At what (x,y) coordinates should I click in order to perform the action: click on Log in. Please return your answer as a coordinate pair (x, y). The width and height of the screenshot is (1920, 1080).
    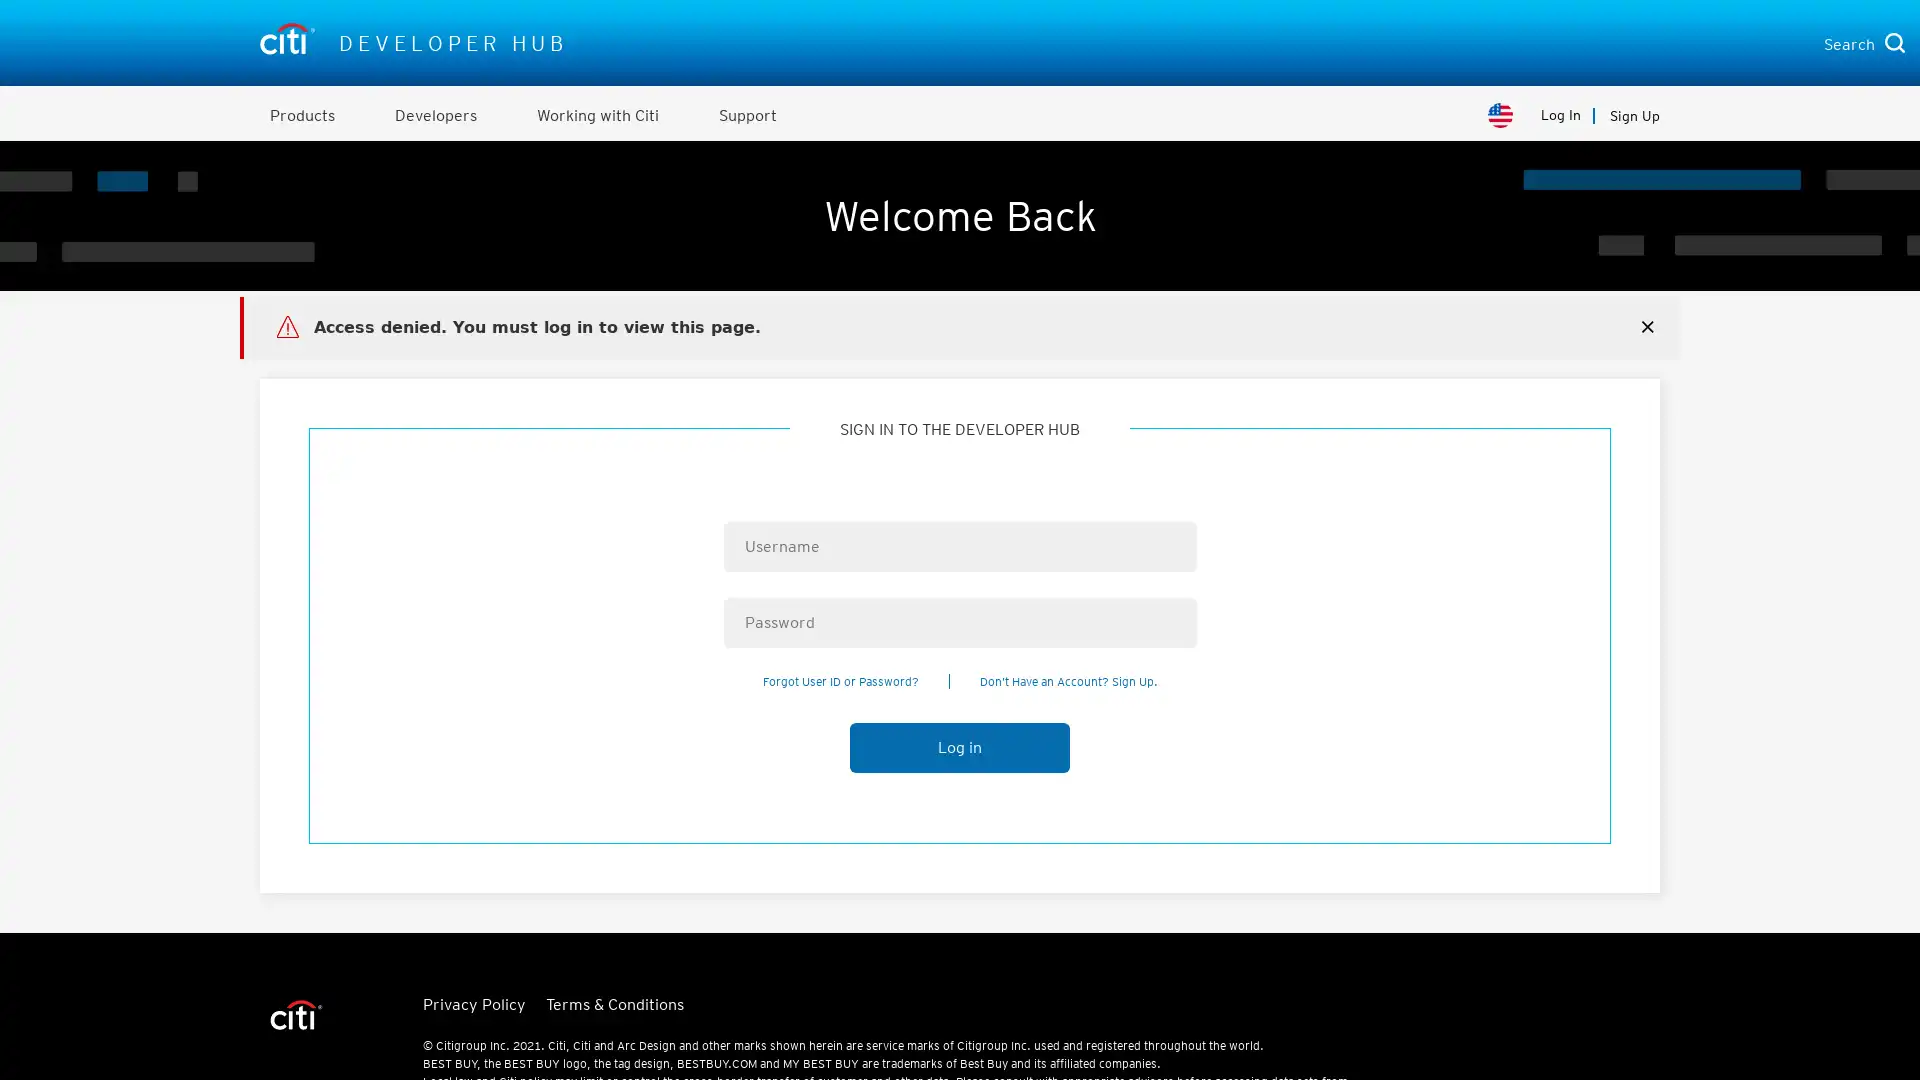
    Looking at the image, I should click on (960, 747).